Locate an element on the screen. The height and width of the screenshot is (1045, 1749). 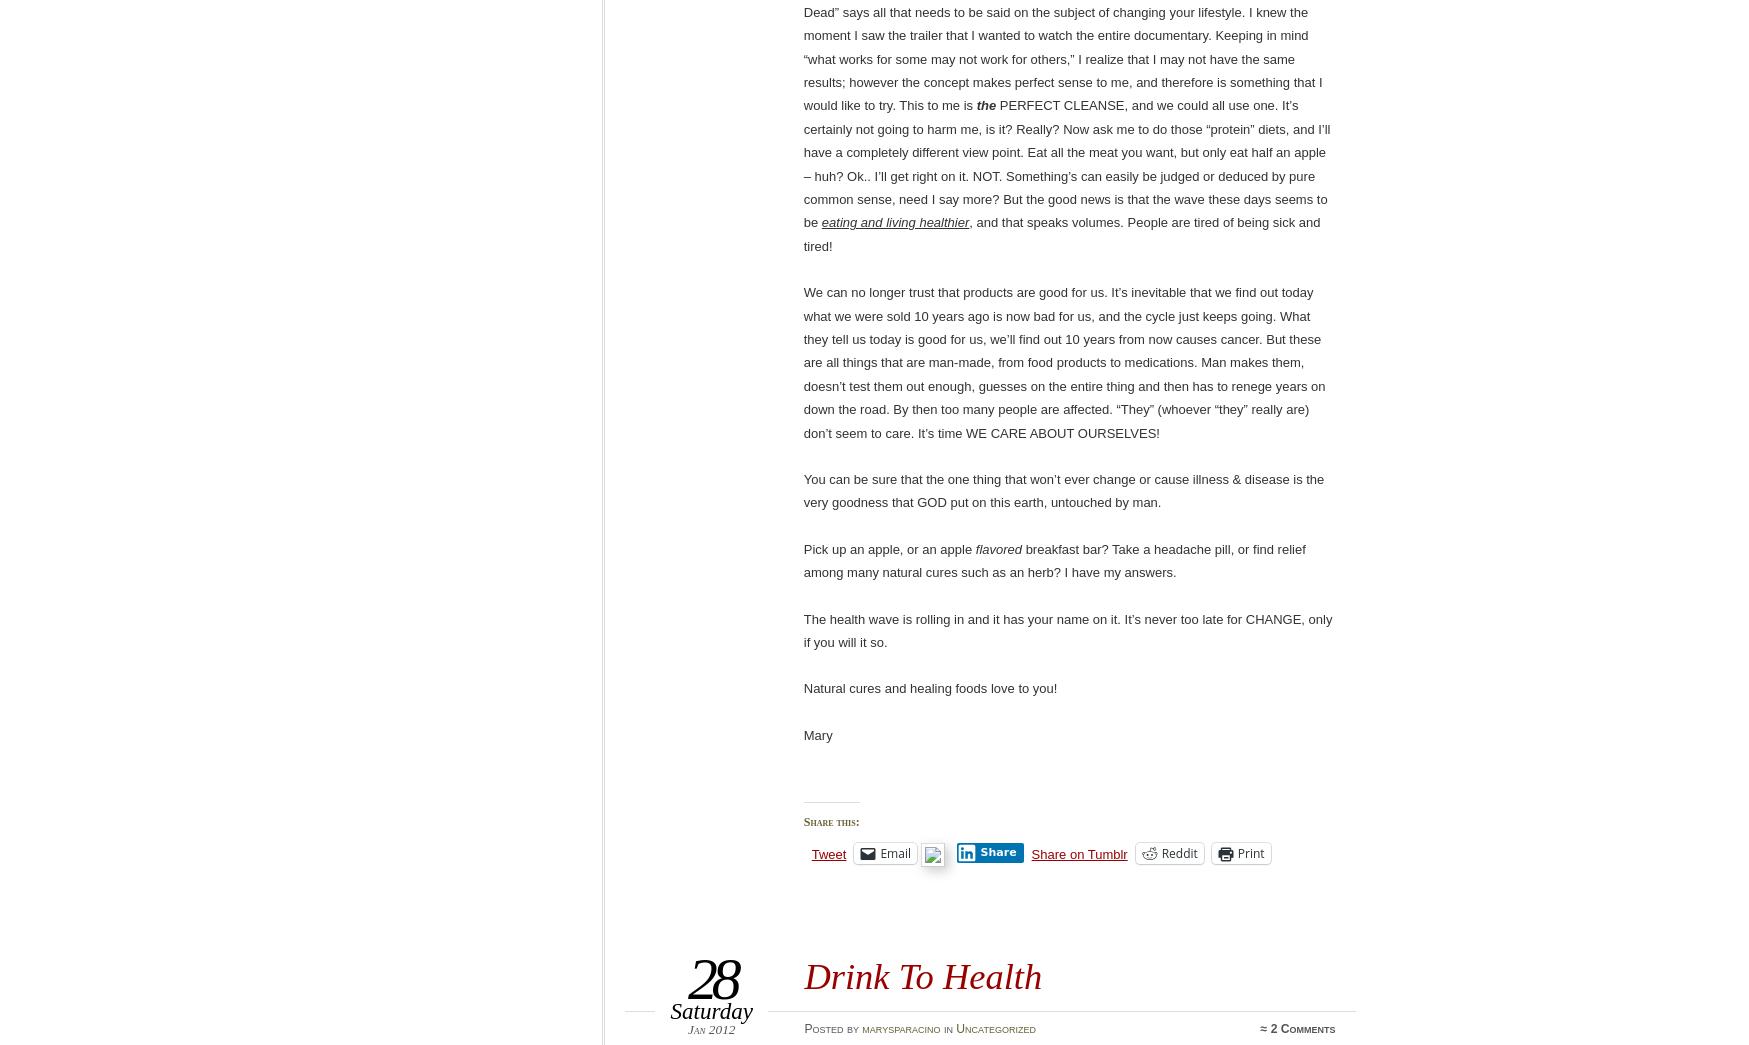
'the' is located at coordinates (985, 105).